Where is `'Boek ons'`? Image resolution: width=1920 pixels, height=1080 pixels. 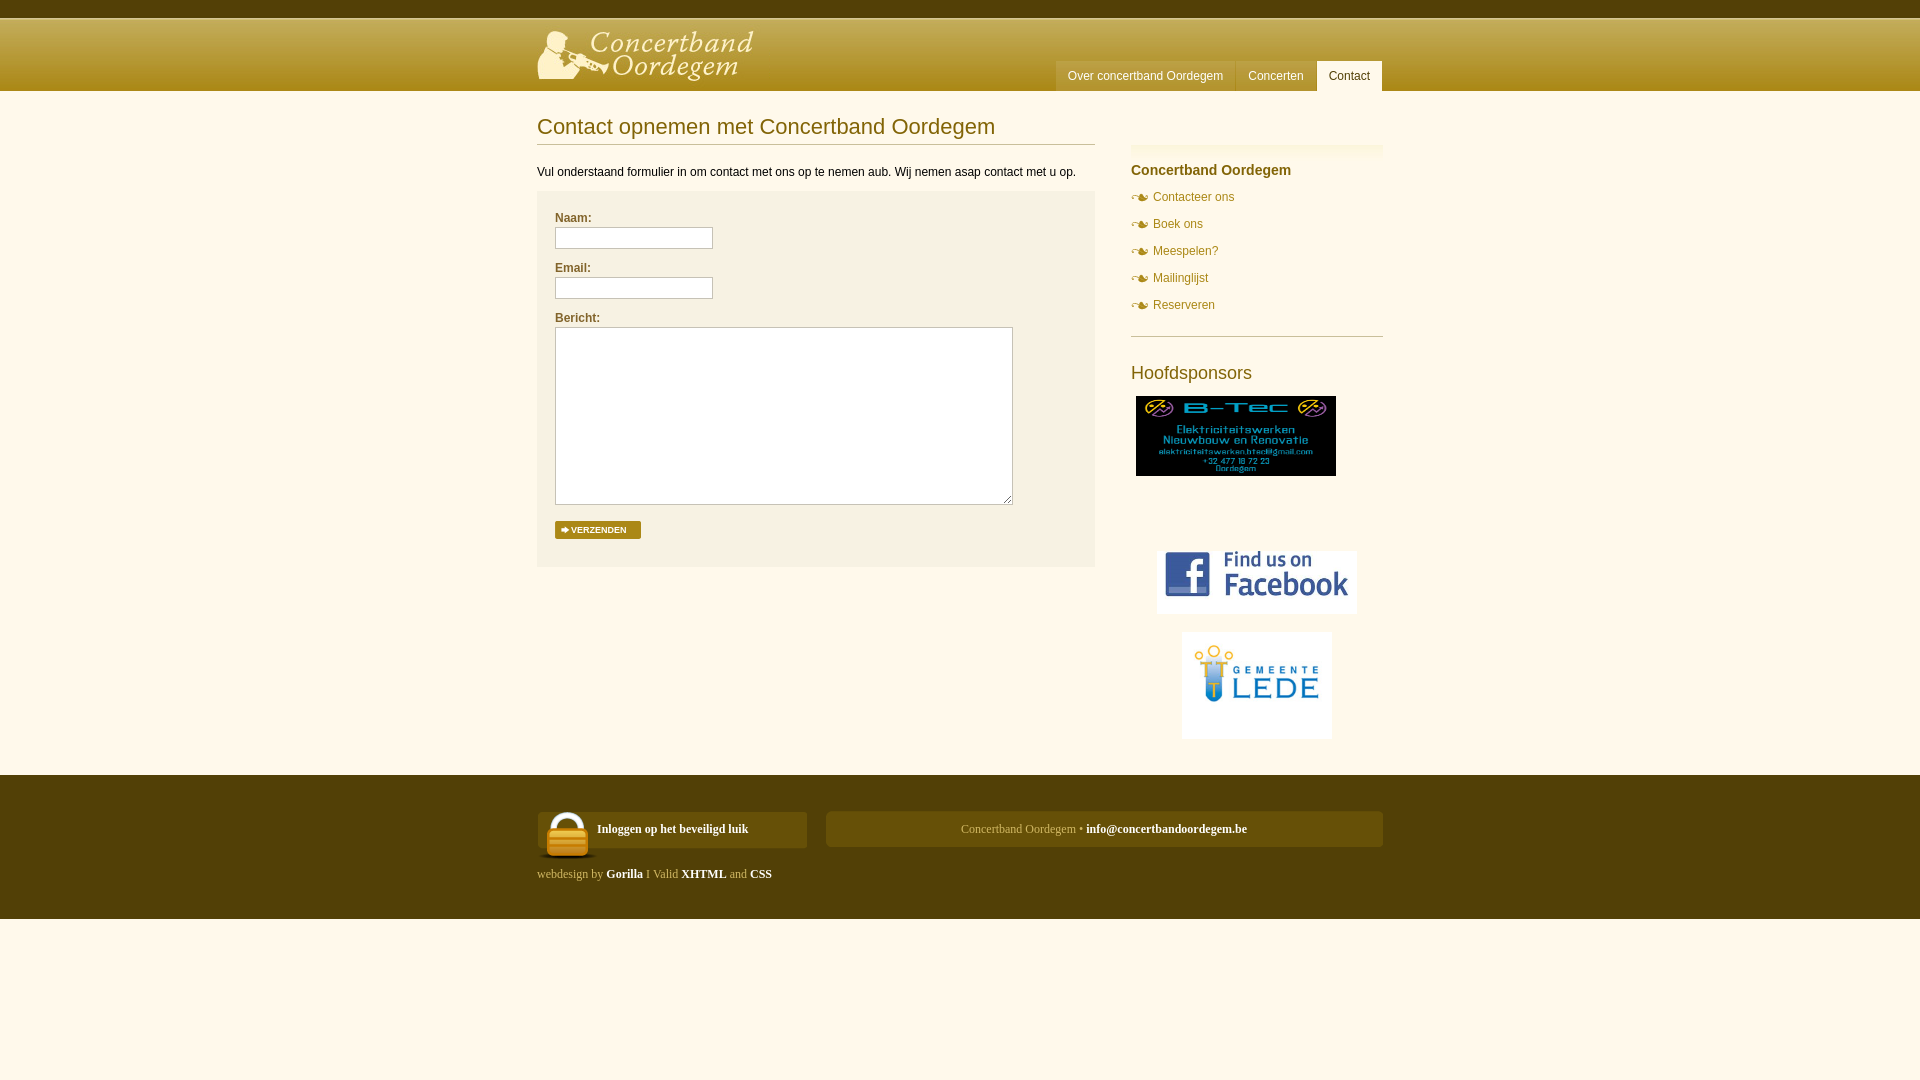 'Boek ons' is located at coordinates (1166, 223).